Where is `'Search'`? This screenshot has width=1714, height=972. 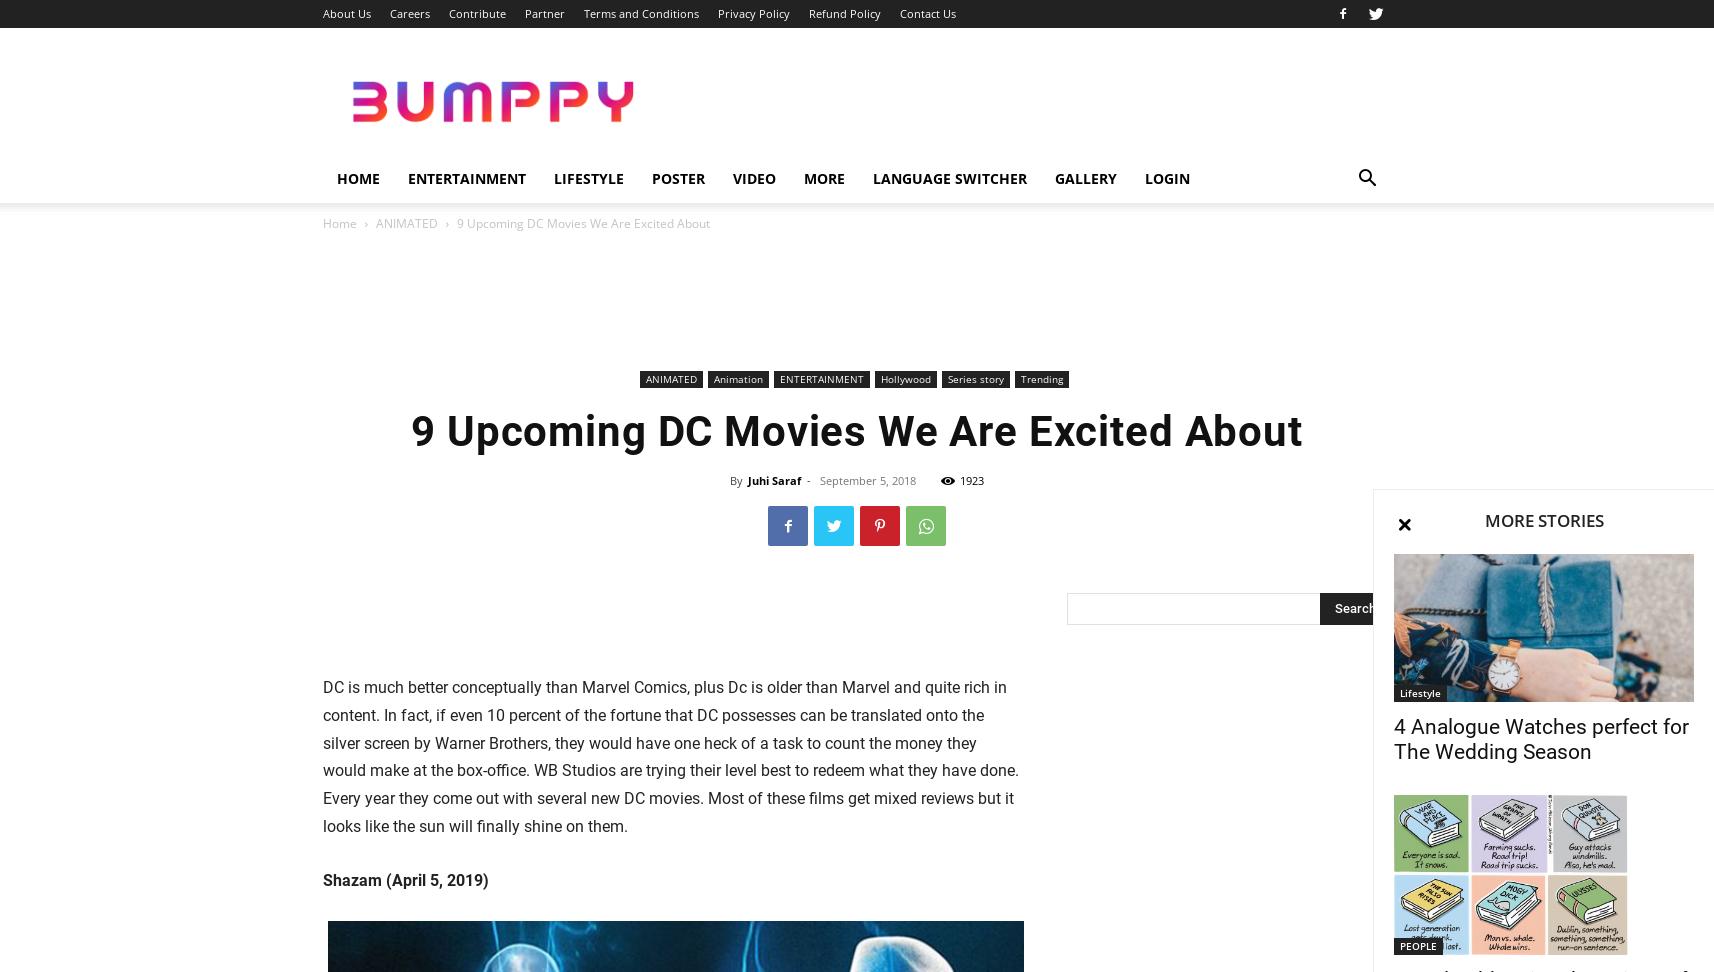
'Search' is located at coordinates (856, 99).